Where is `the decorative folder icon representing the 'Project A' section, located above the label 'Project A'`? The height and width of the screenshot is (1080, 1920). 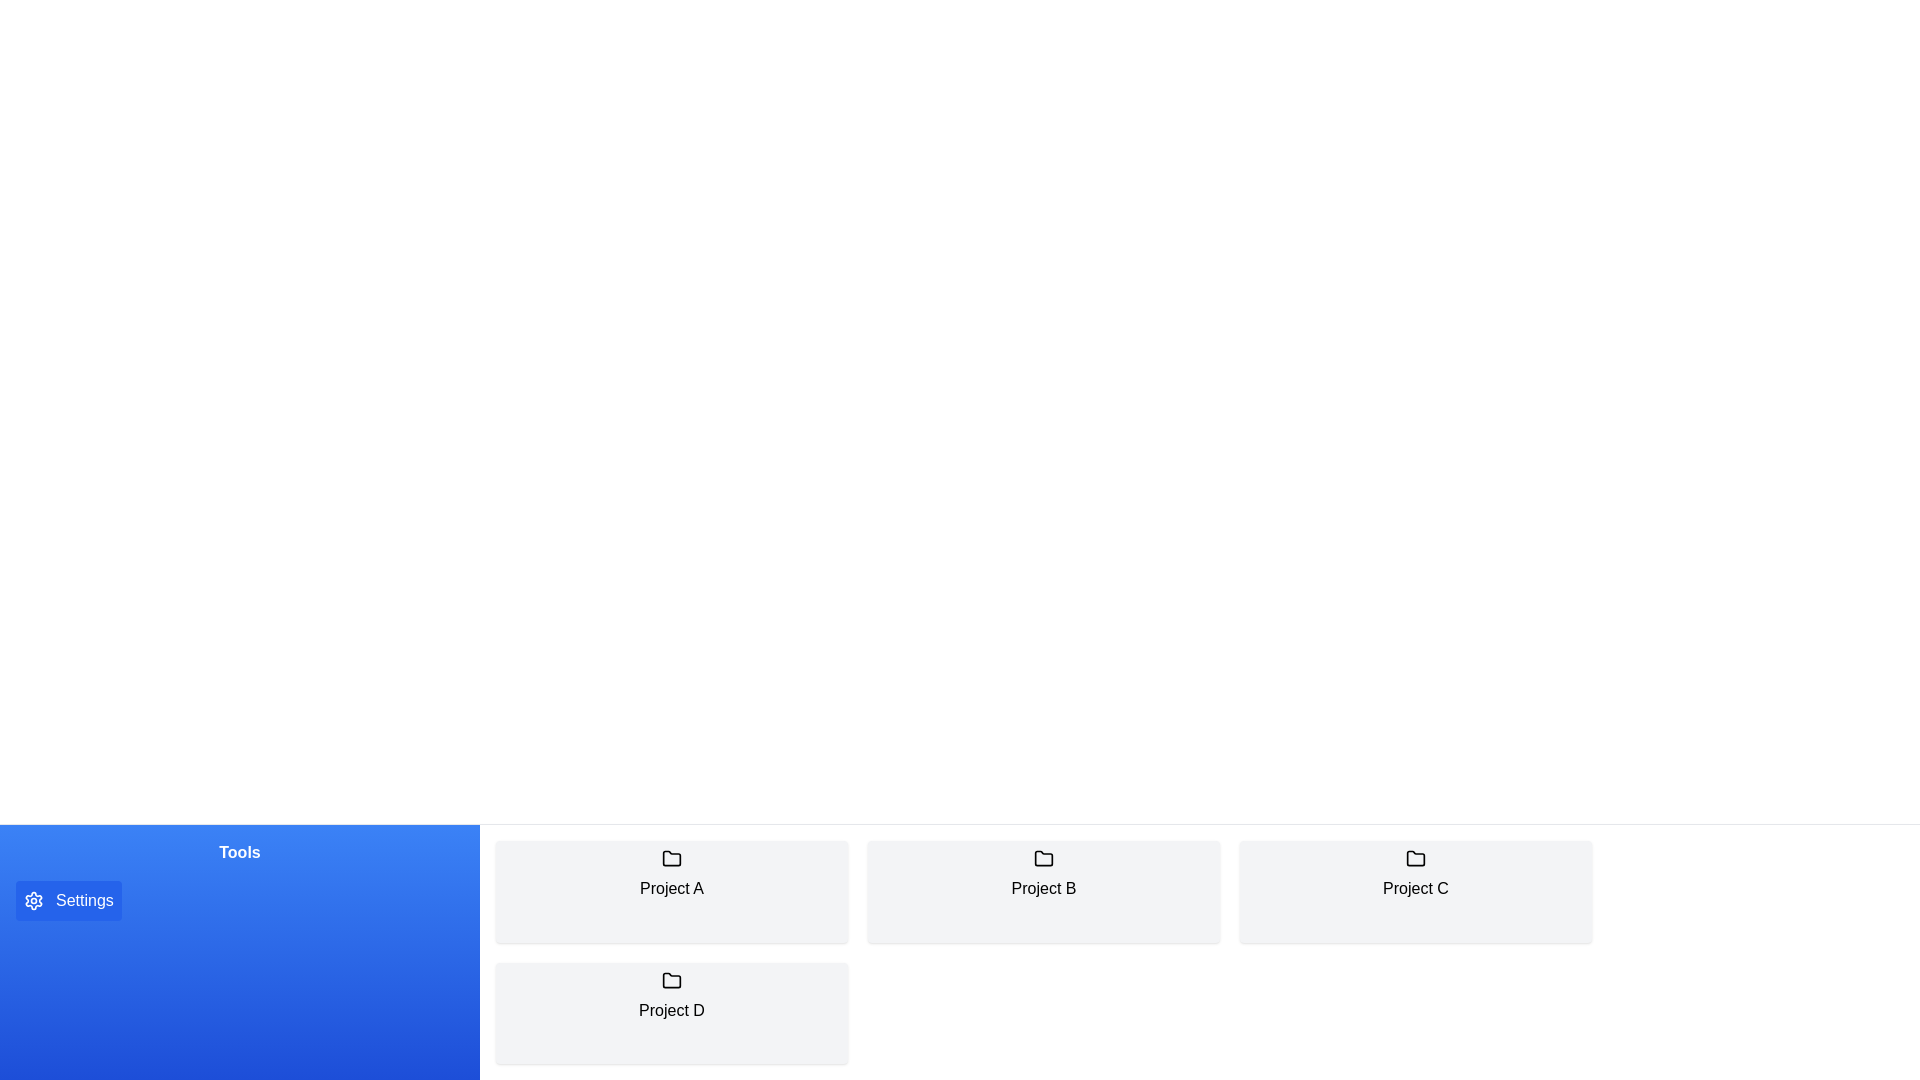
the decorative folder icon representing the 'Project A' section, located above the label 'Project A' is located at coordinates (672, 856).